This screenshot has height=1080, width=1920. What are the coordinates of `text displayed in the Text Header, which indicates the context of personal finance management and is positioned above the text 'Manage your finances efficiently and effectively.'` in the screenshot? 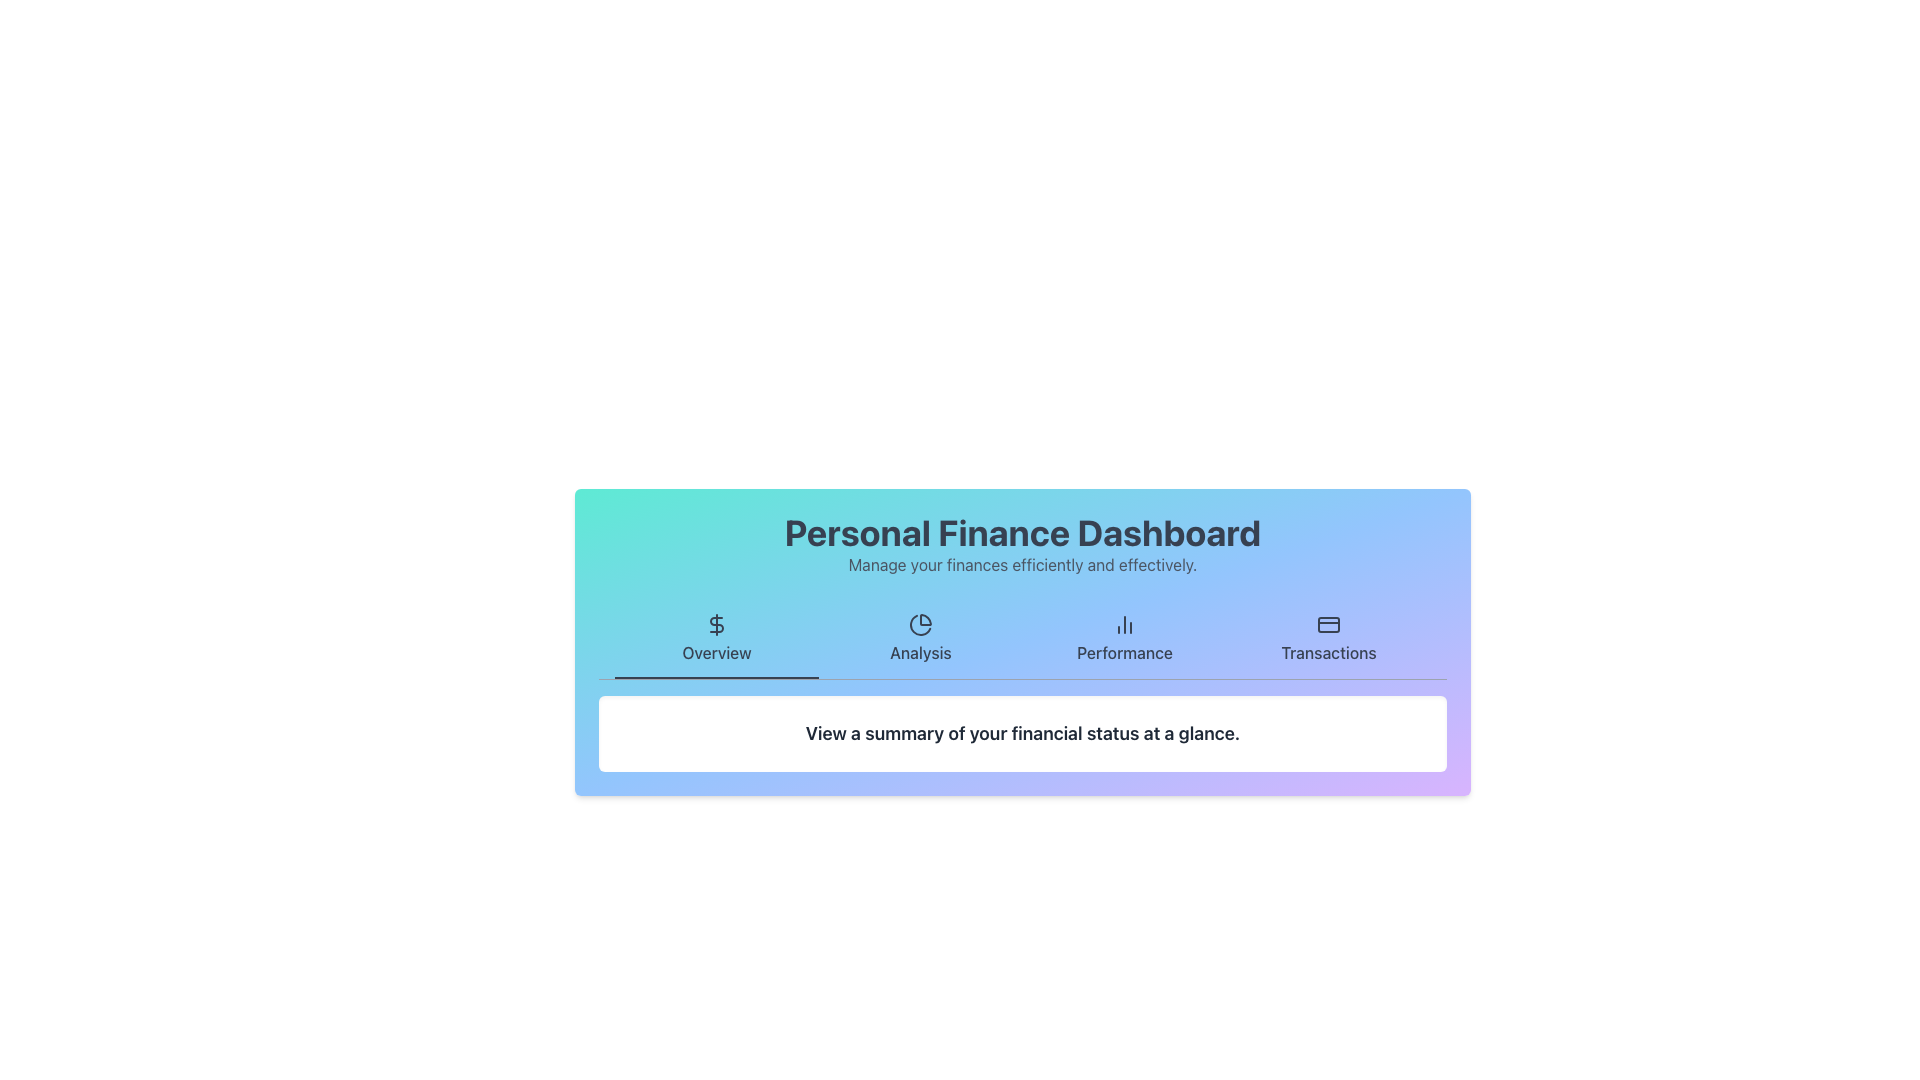 It's located at (1022, 531).